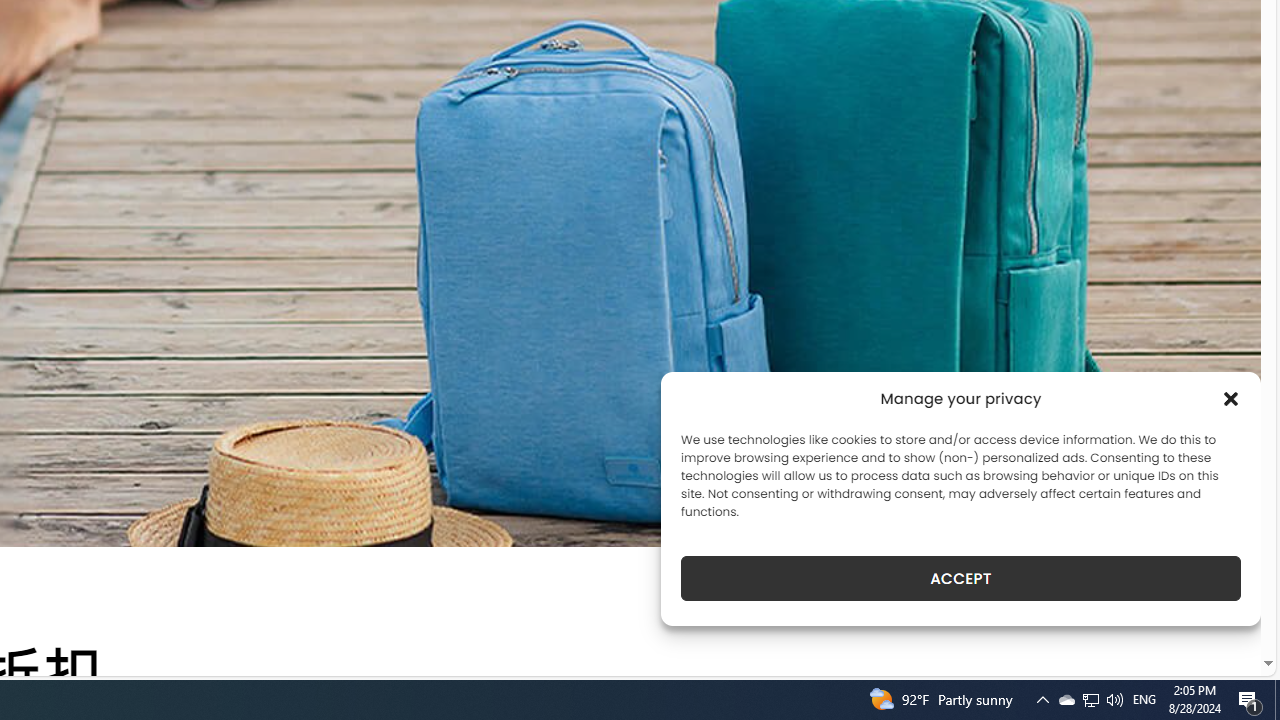  What do you see at coordinates (1230, 398) in the screenshot?
I see `'Class: cmplz-close'` at bounding box center [1230, 398].